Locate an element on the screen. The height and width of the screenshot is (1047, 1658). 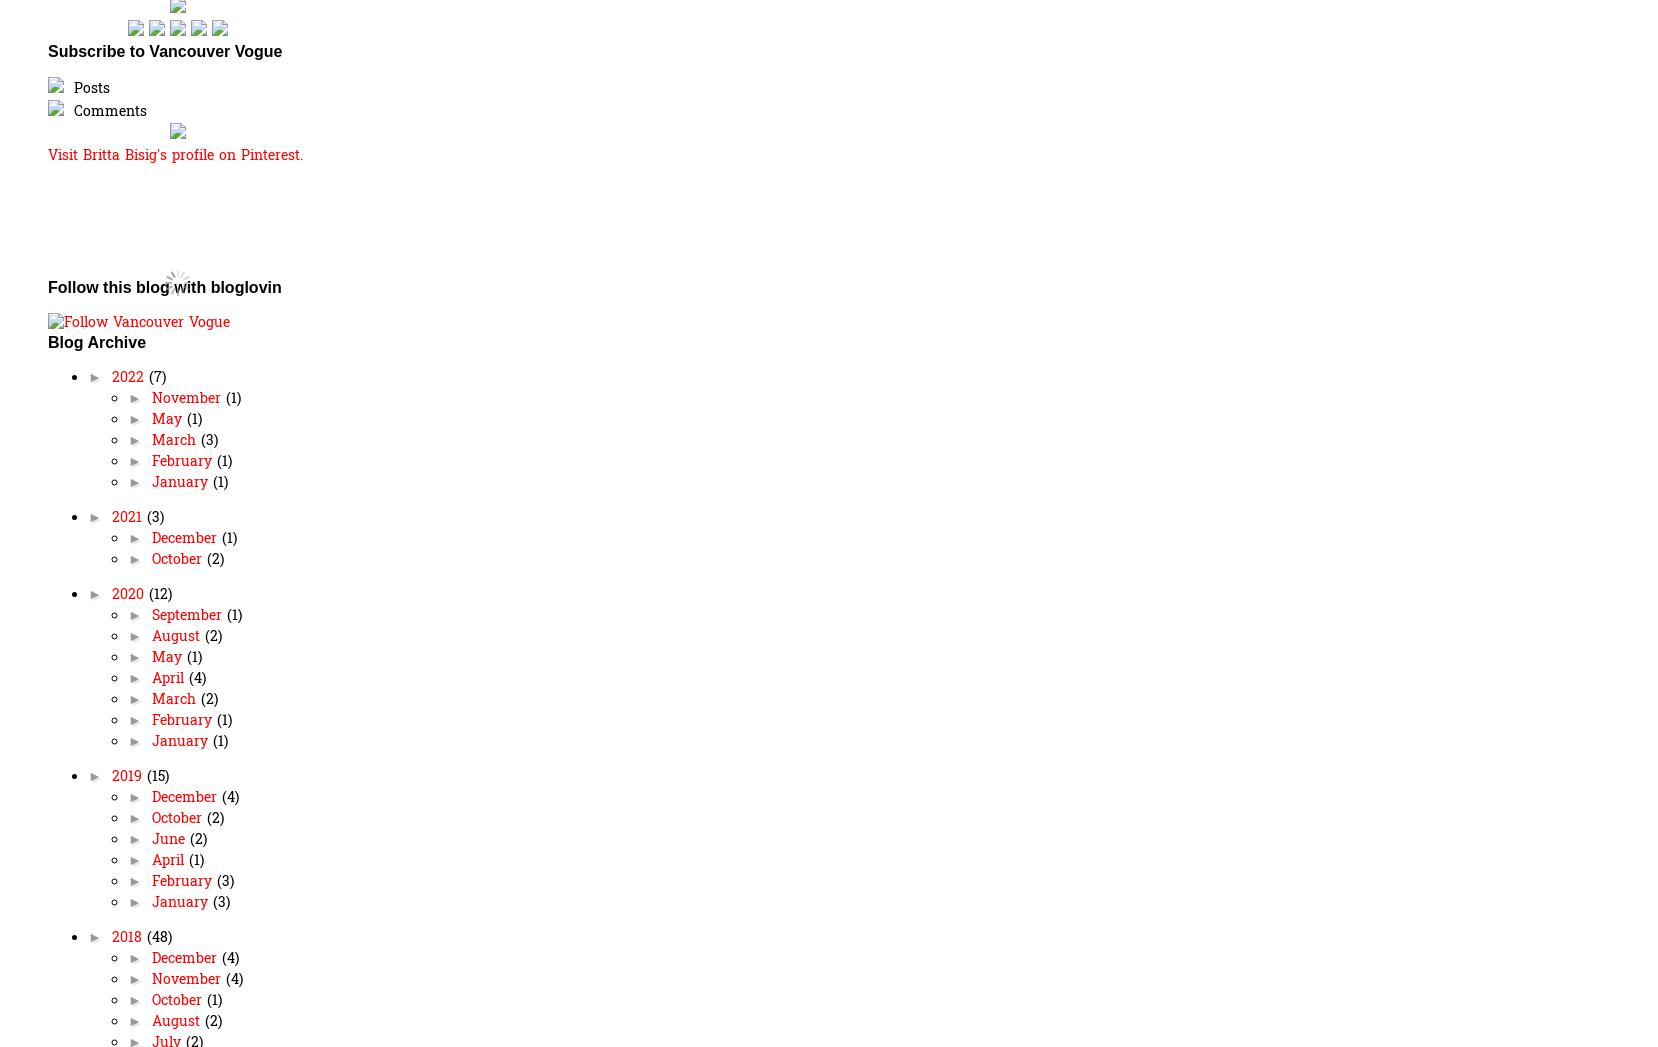
'Blog Archive' is located at coordinates (95, 341).